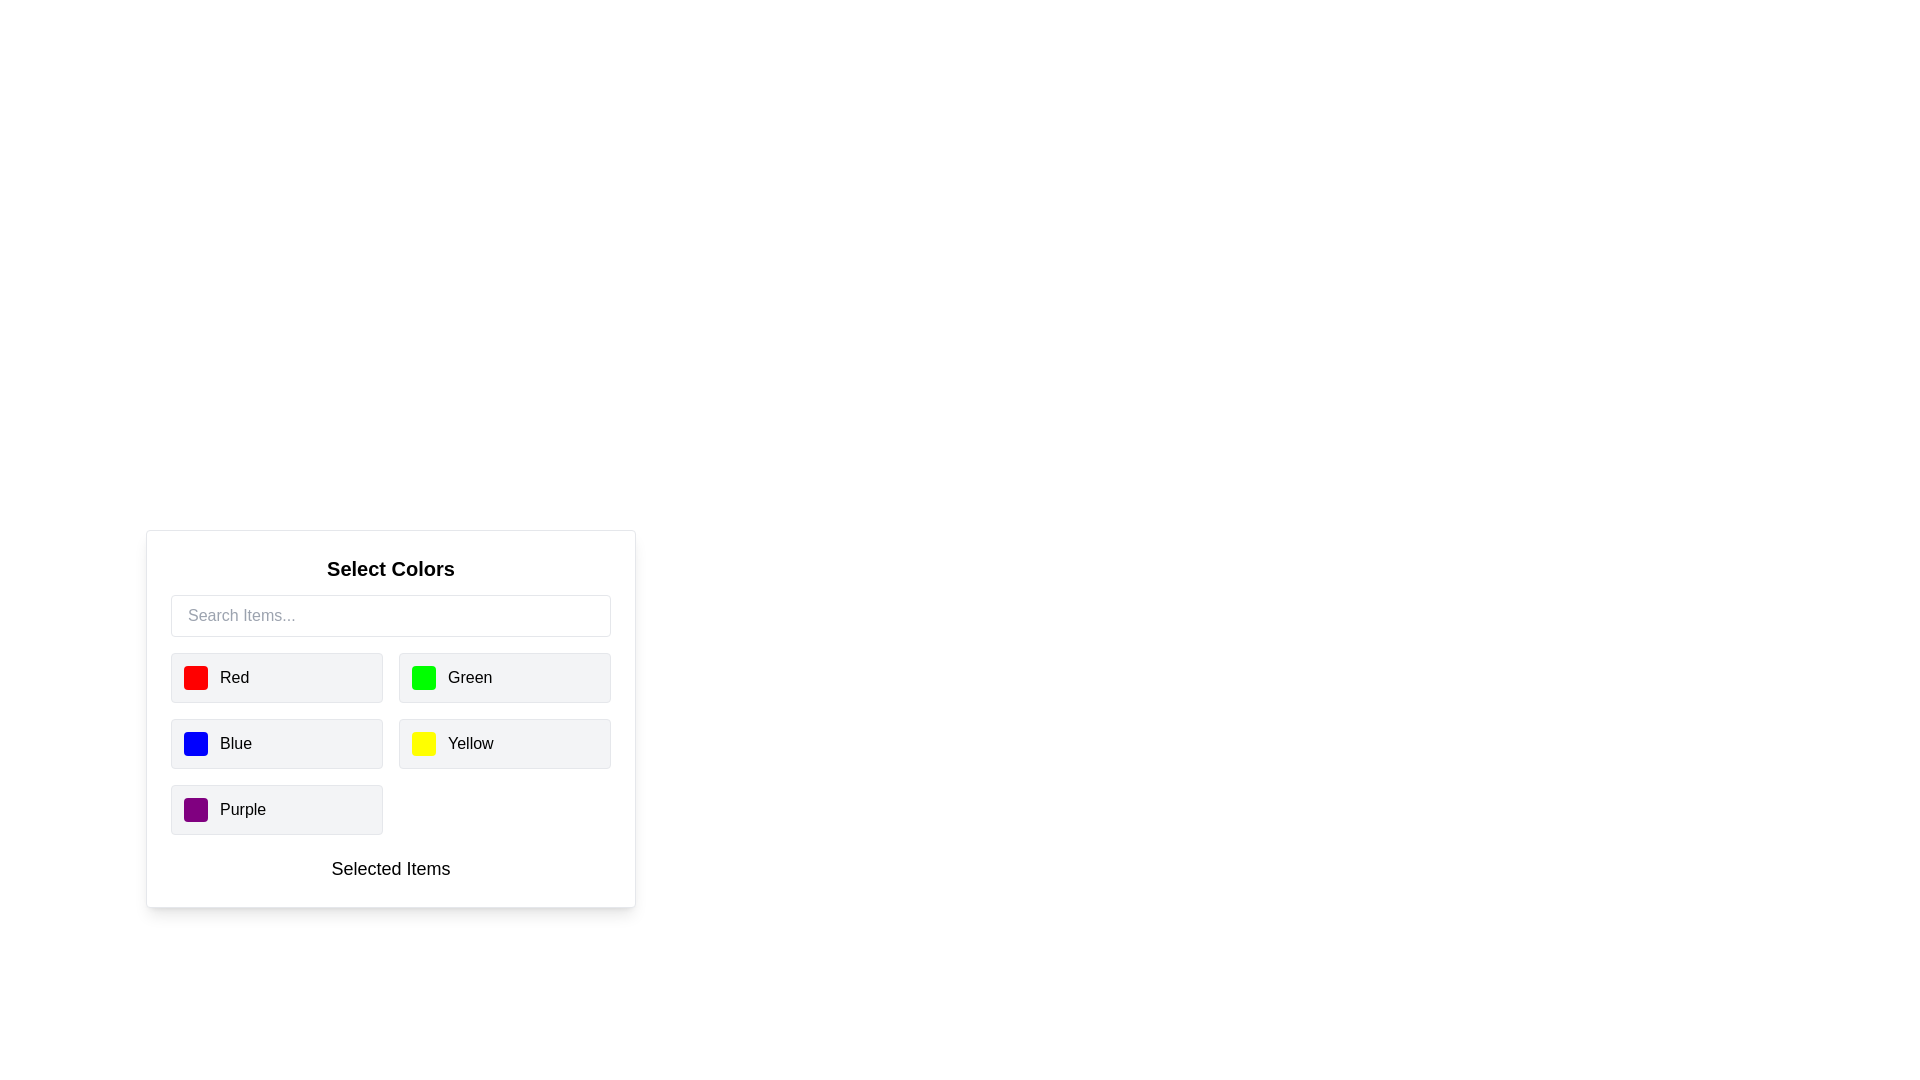 The height and width of the screenshot is (1080, 1920). I want to click on the 'Purple' color selection option, which is the fourth item in the vertically-stacked list in the 'Select Colors' panel, so click(225, 810).